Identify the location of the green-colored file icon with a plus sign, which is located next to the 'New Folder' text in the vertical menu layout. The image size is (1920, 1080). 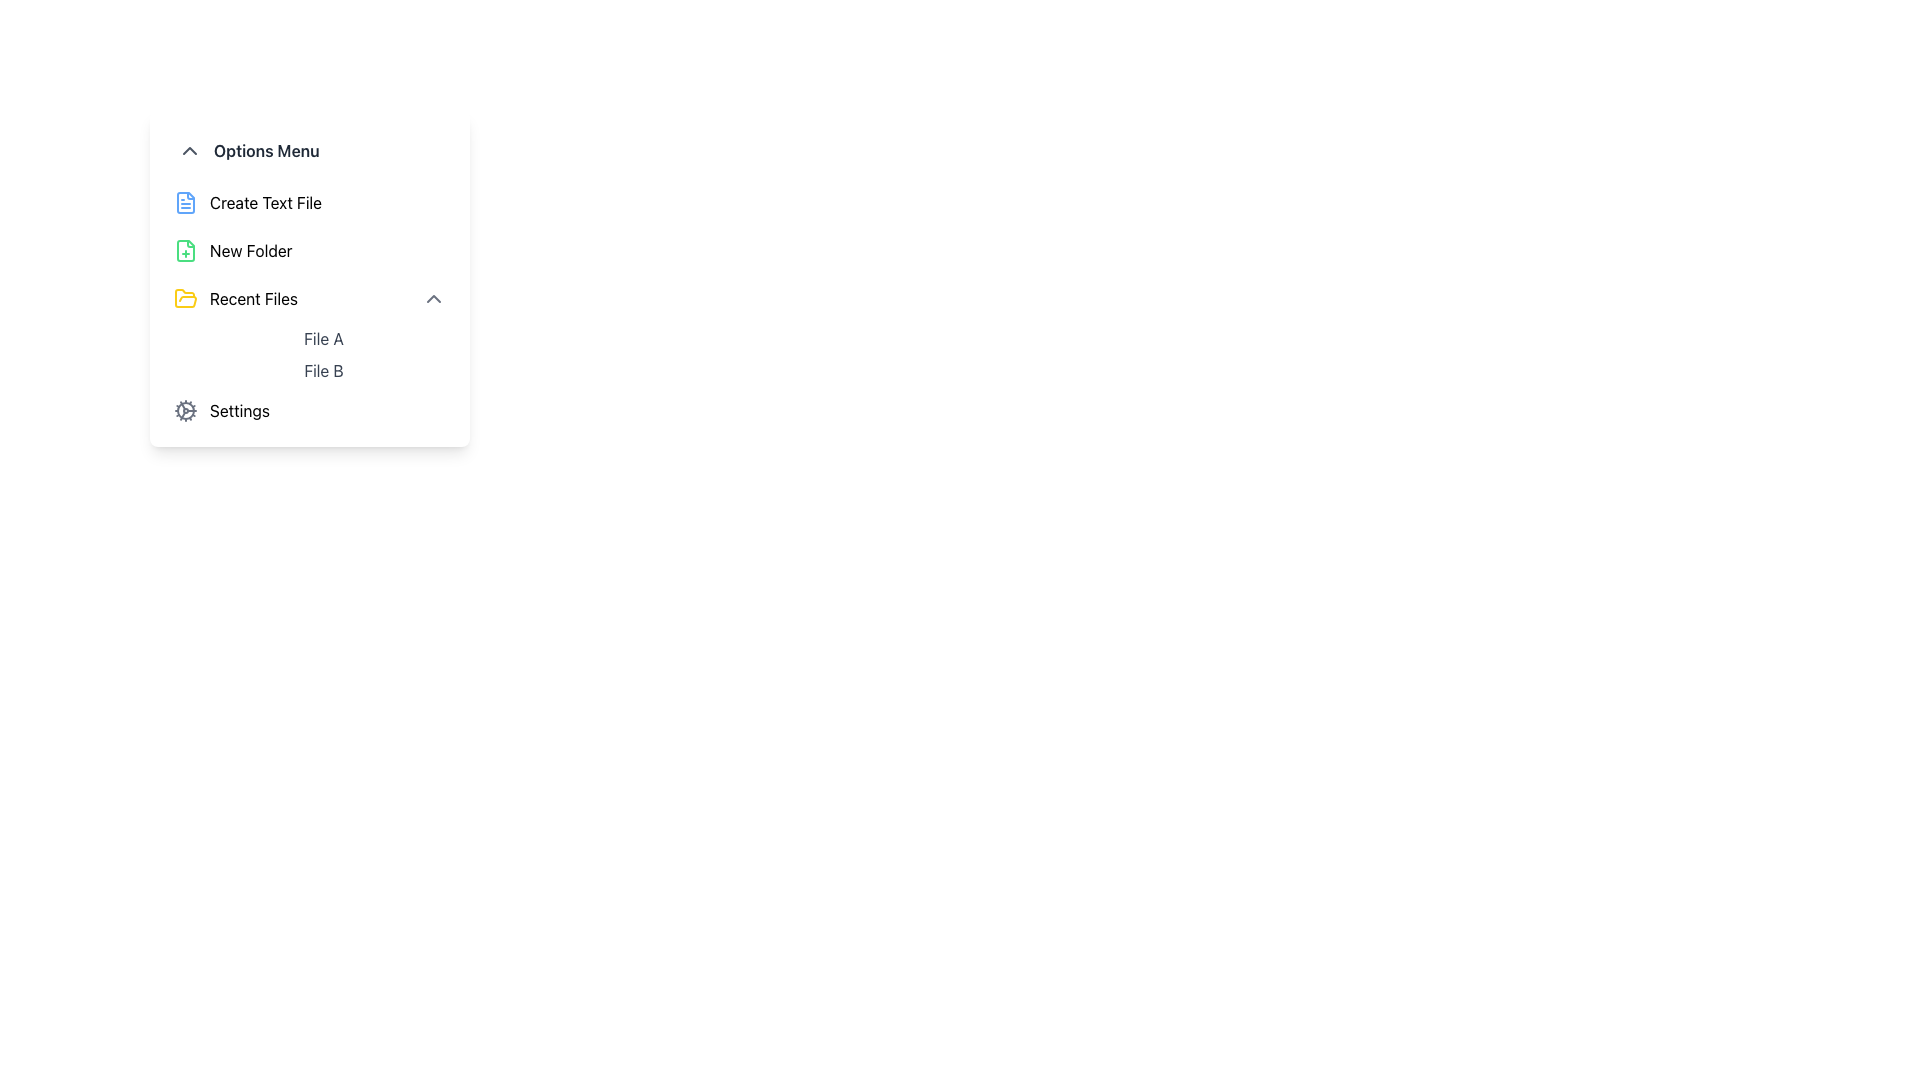
(186, 249).